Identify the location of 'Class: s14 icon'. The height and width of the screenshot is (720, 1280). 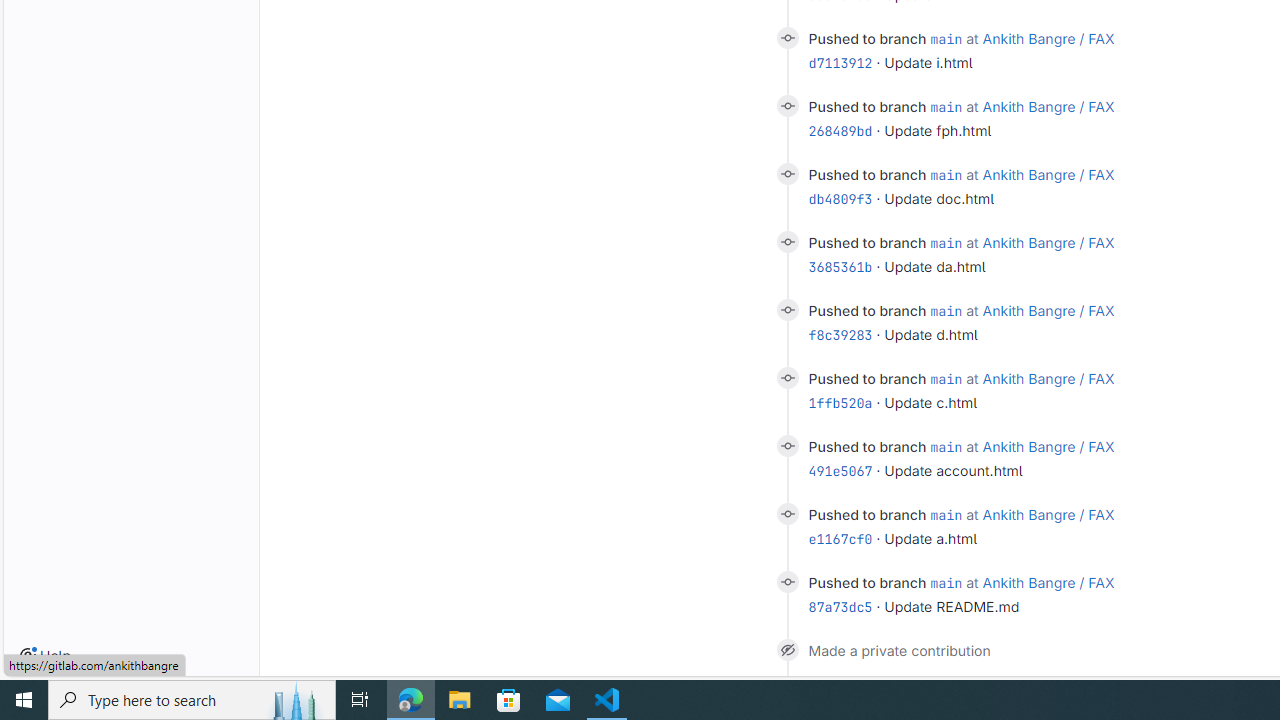
(786, 649).